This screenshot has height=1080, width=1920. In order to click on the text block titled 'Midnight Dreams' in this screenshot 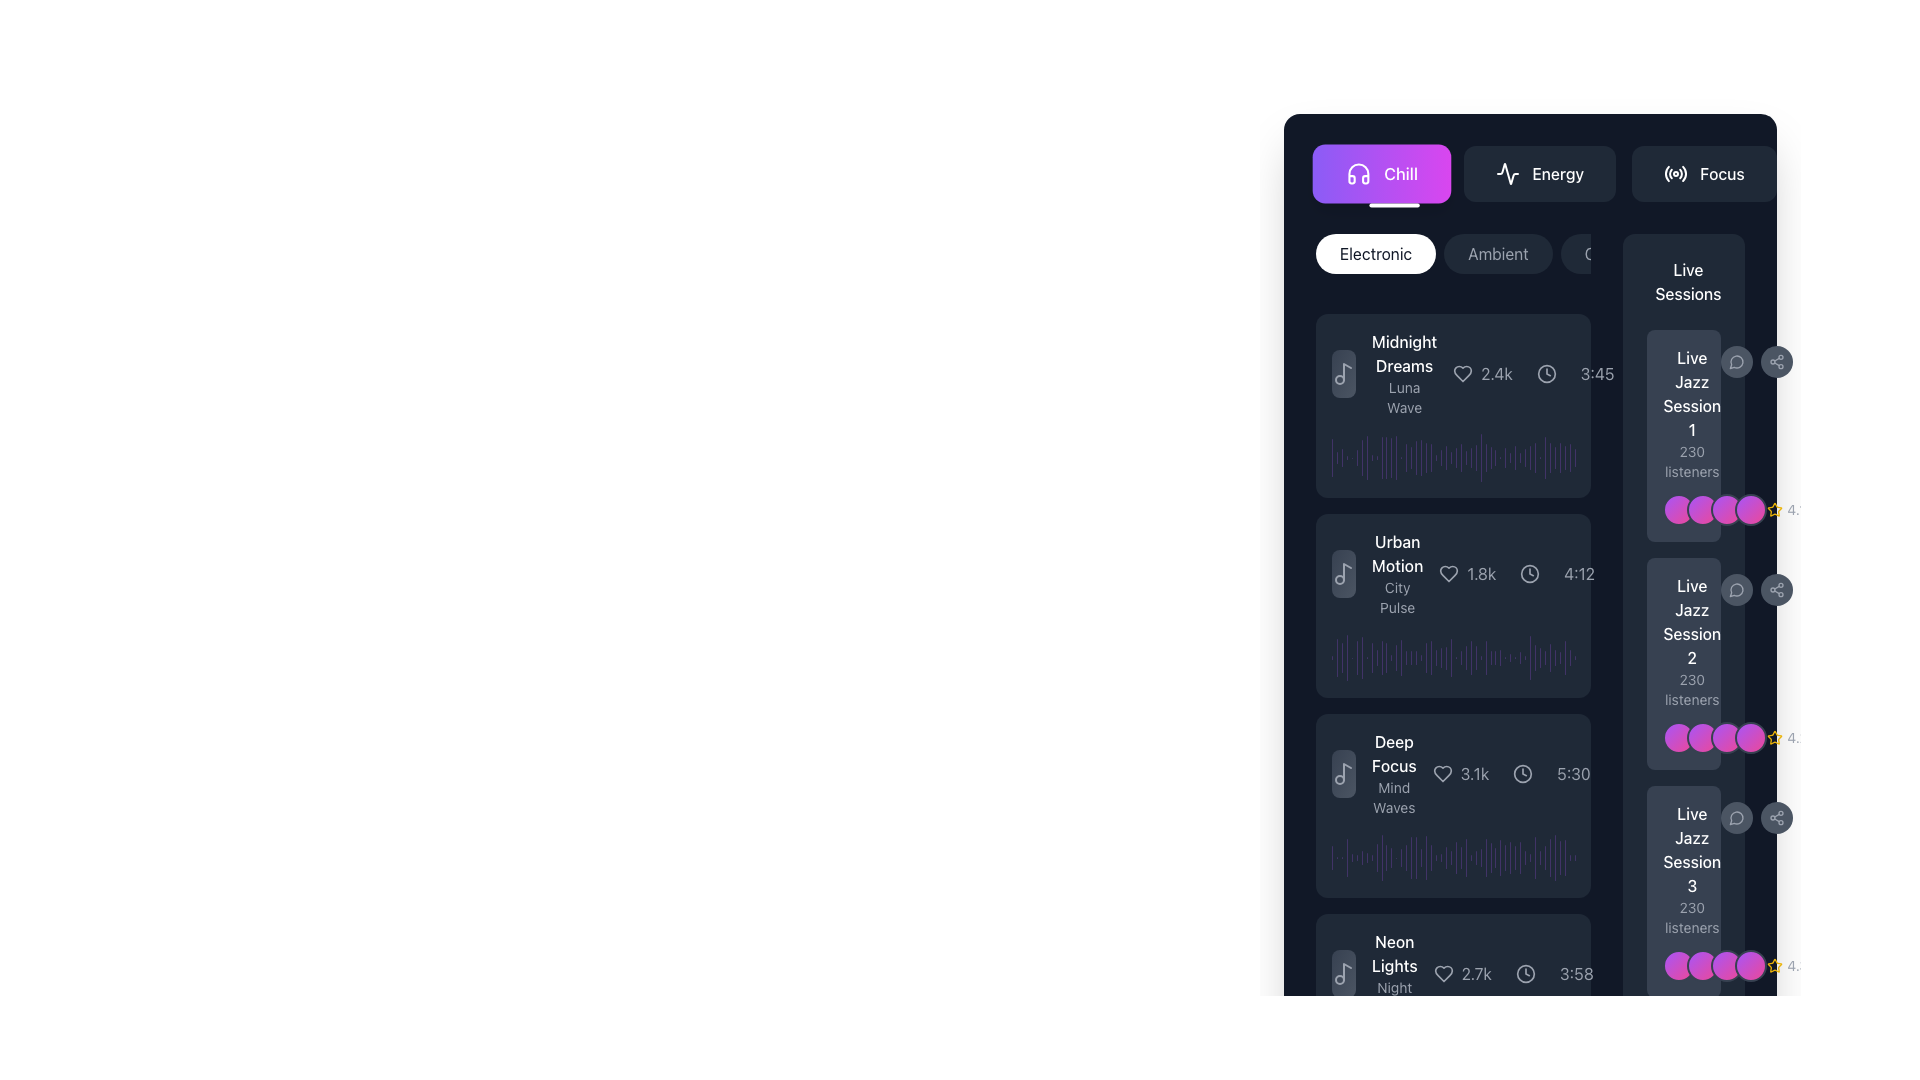, I will do `click(1403, 374)`.